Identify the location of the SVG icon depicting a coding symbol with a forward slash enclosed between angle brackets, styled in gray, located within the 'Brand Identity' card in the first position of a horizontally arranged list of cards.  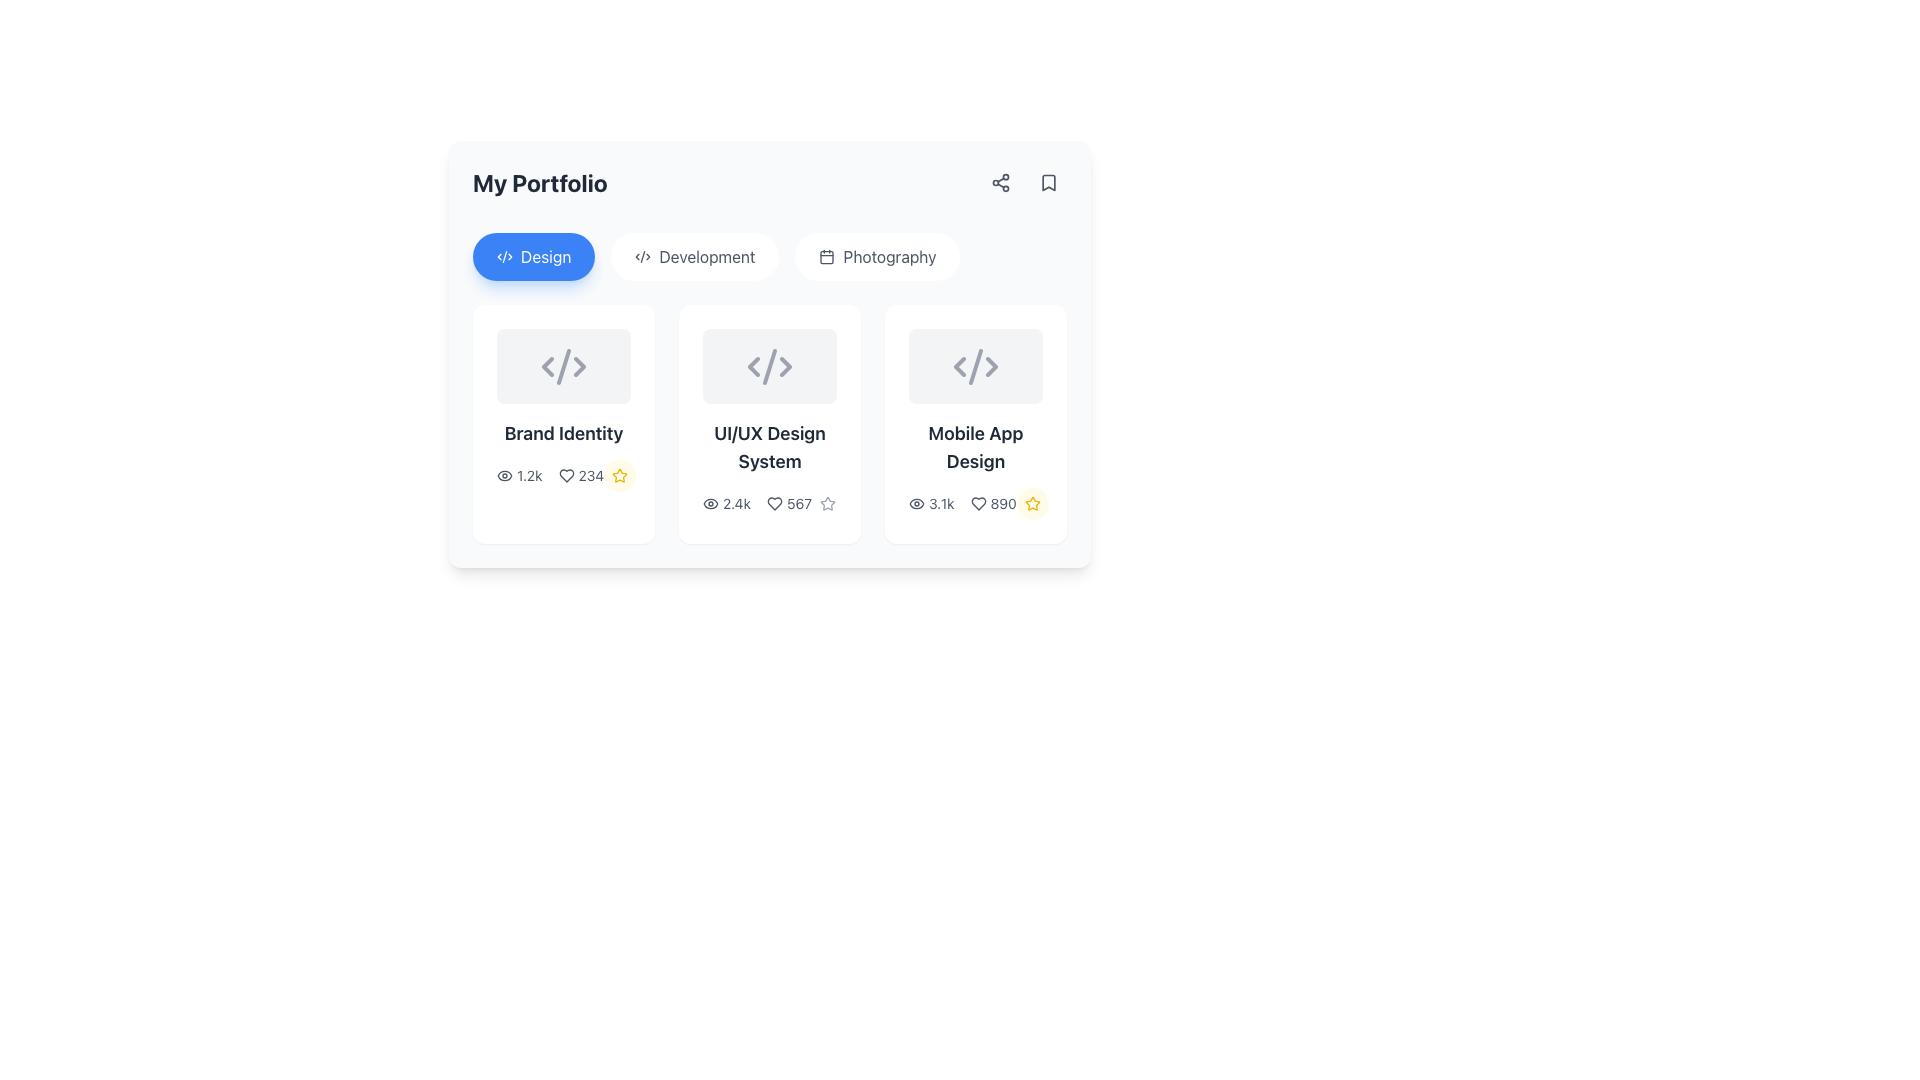
(563, 366).